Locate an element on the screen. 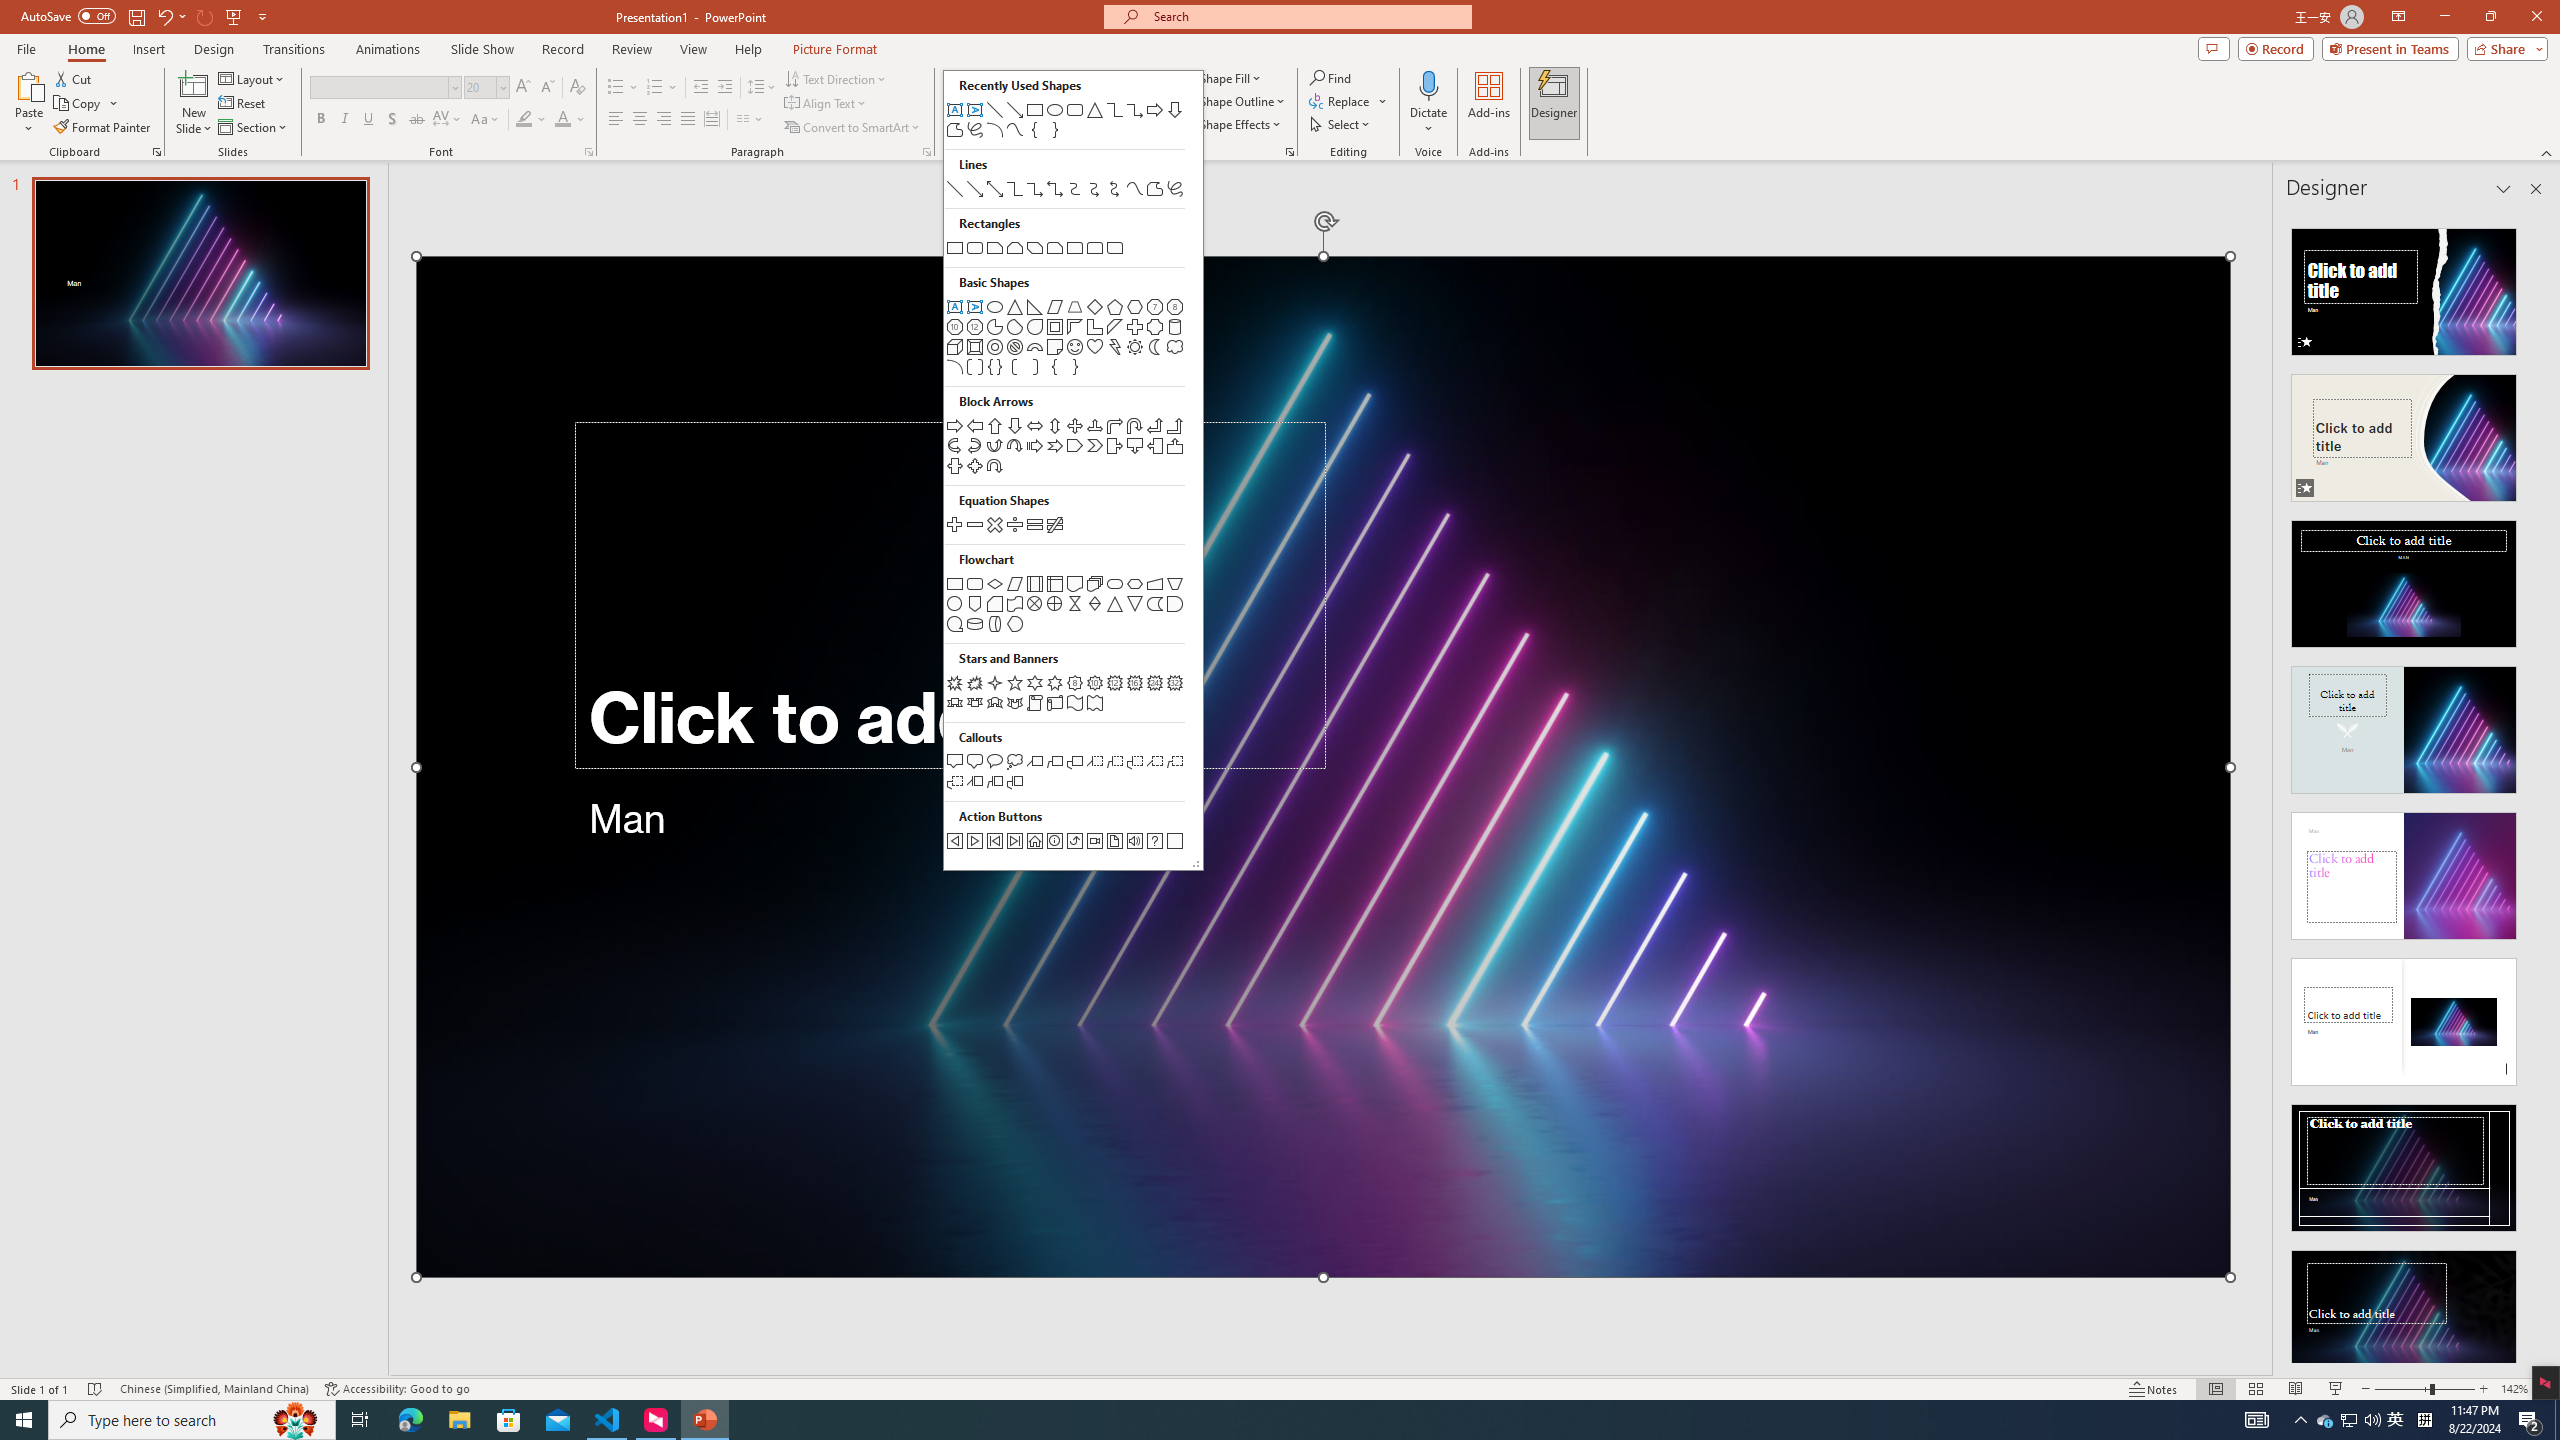  'Reset' is located at coordinates (242, 103).